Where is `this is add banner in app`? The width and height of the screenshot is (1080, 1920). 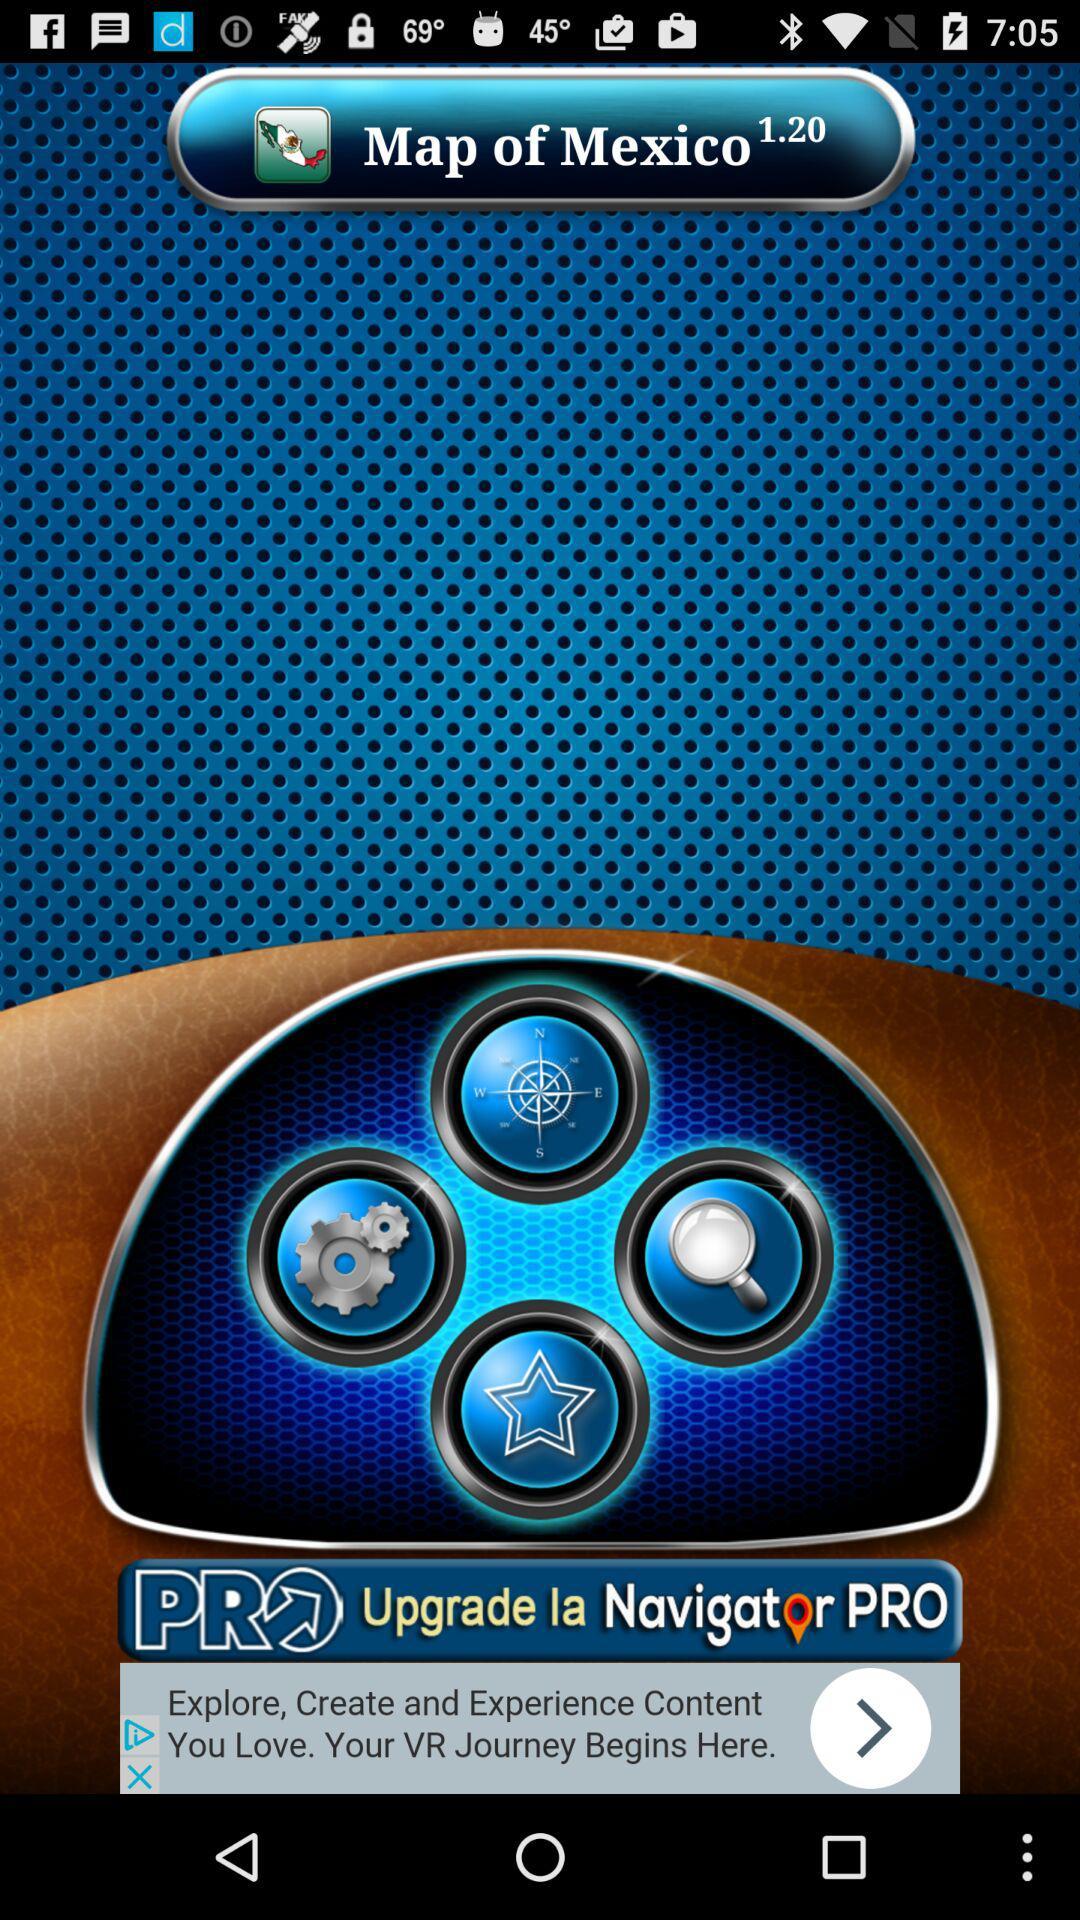 this is add banner in app is located at coordinates (540, 1610).